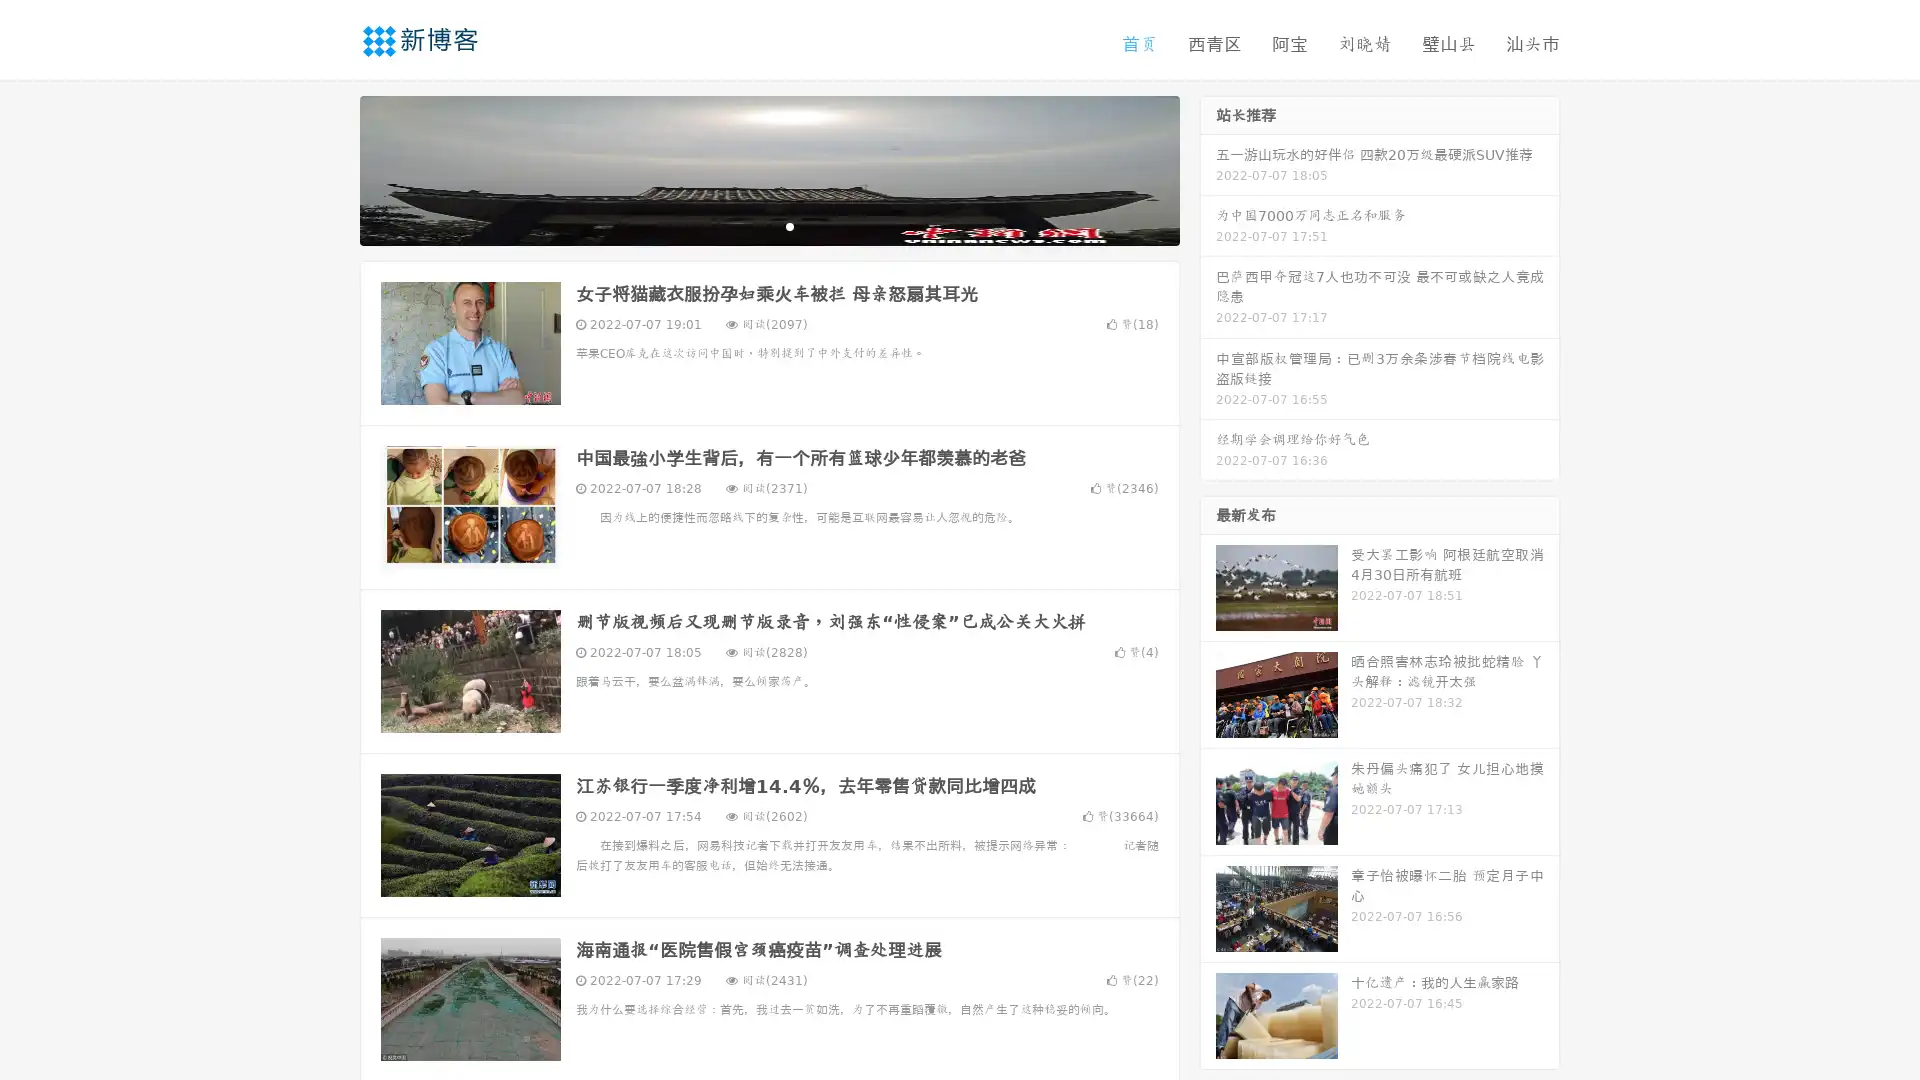  I want to click on Go to slide 2, so click(768, 225).